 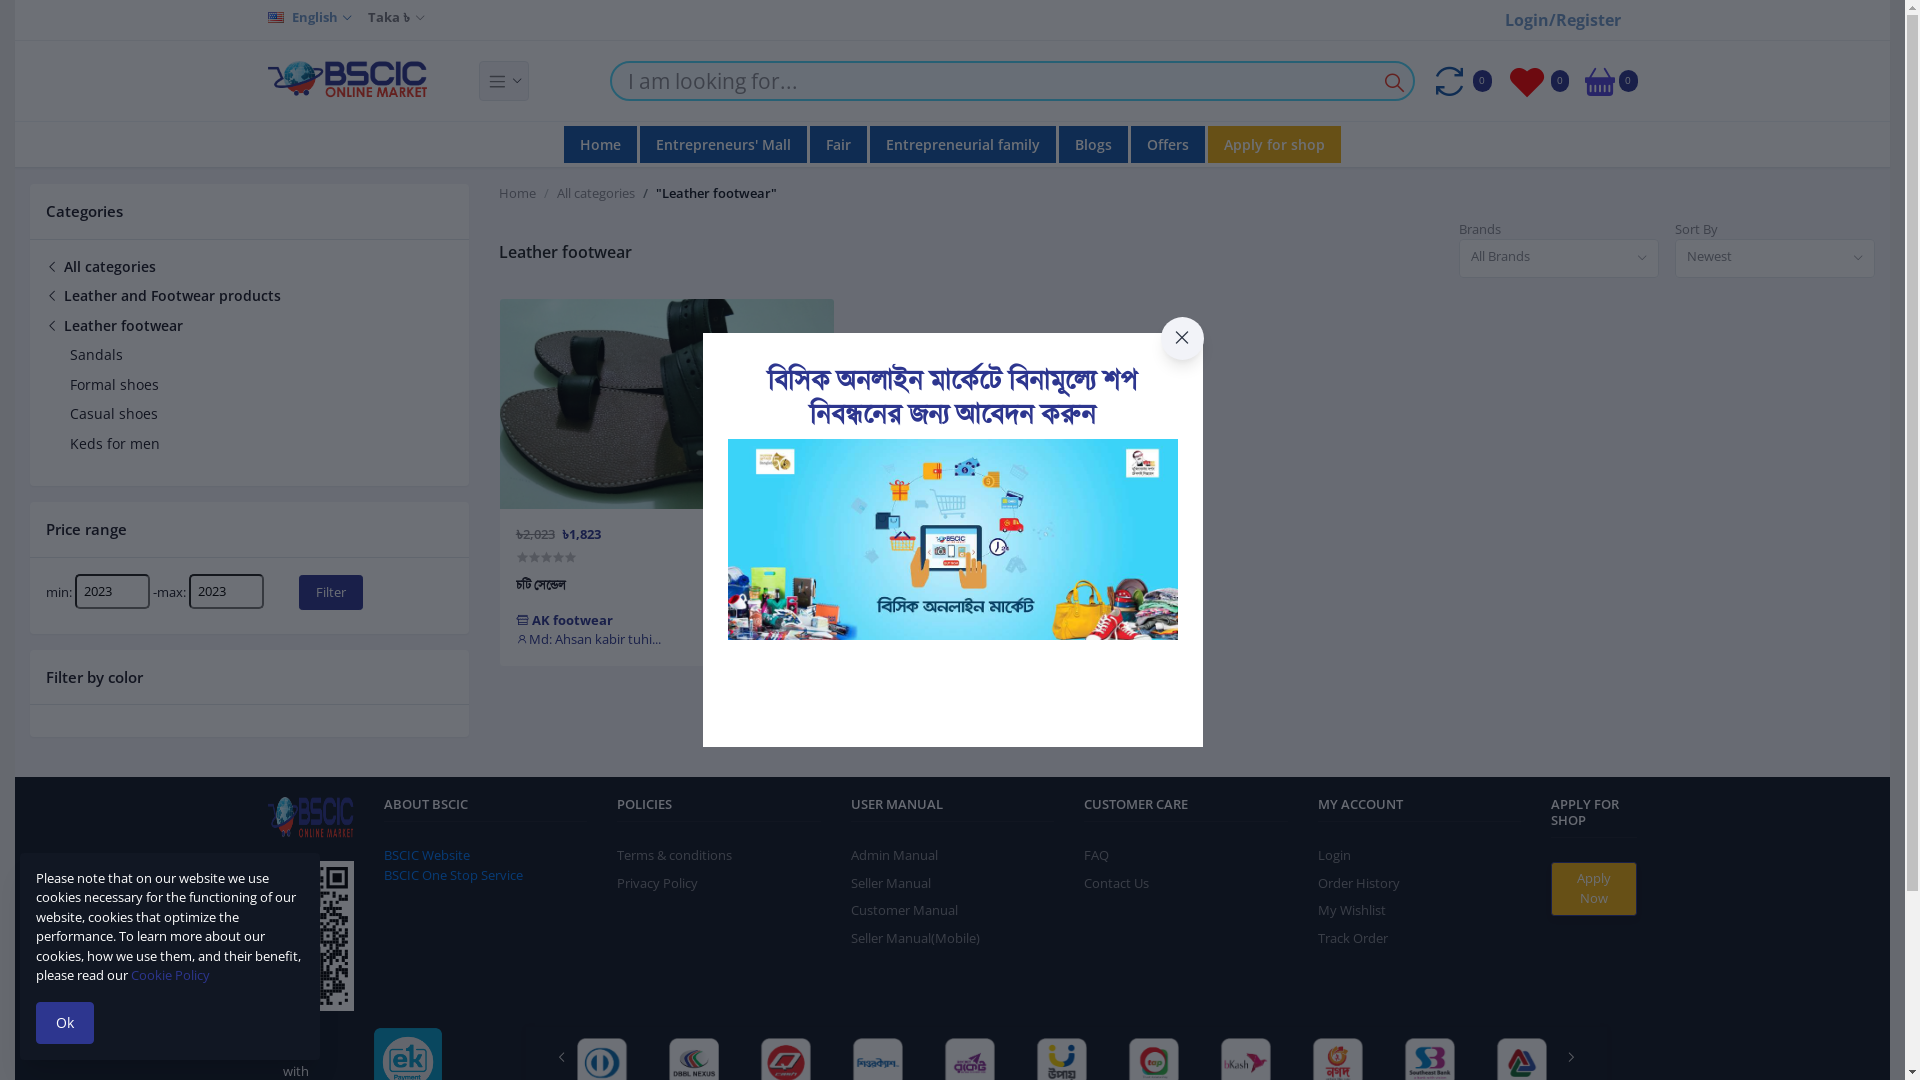 What do you see at coordinates (1352, 910) in the screenshot?
I see `'My Wishlist'` at bounding box center [1352, 910].